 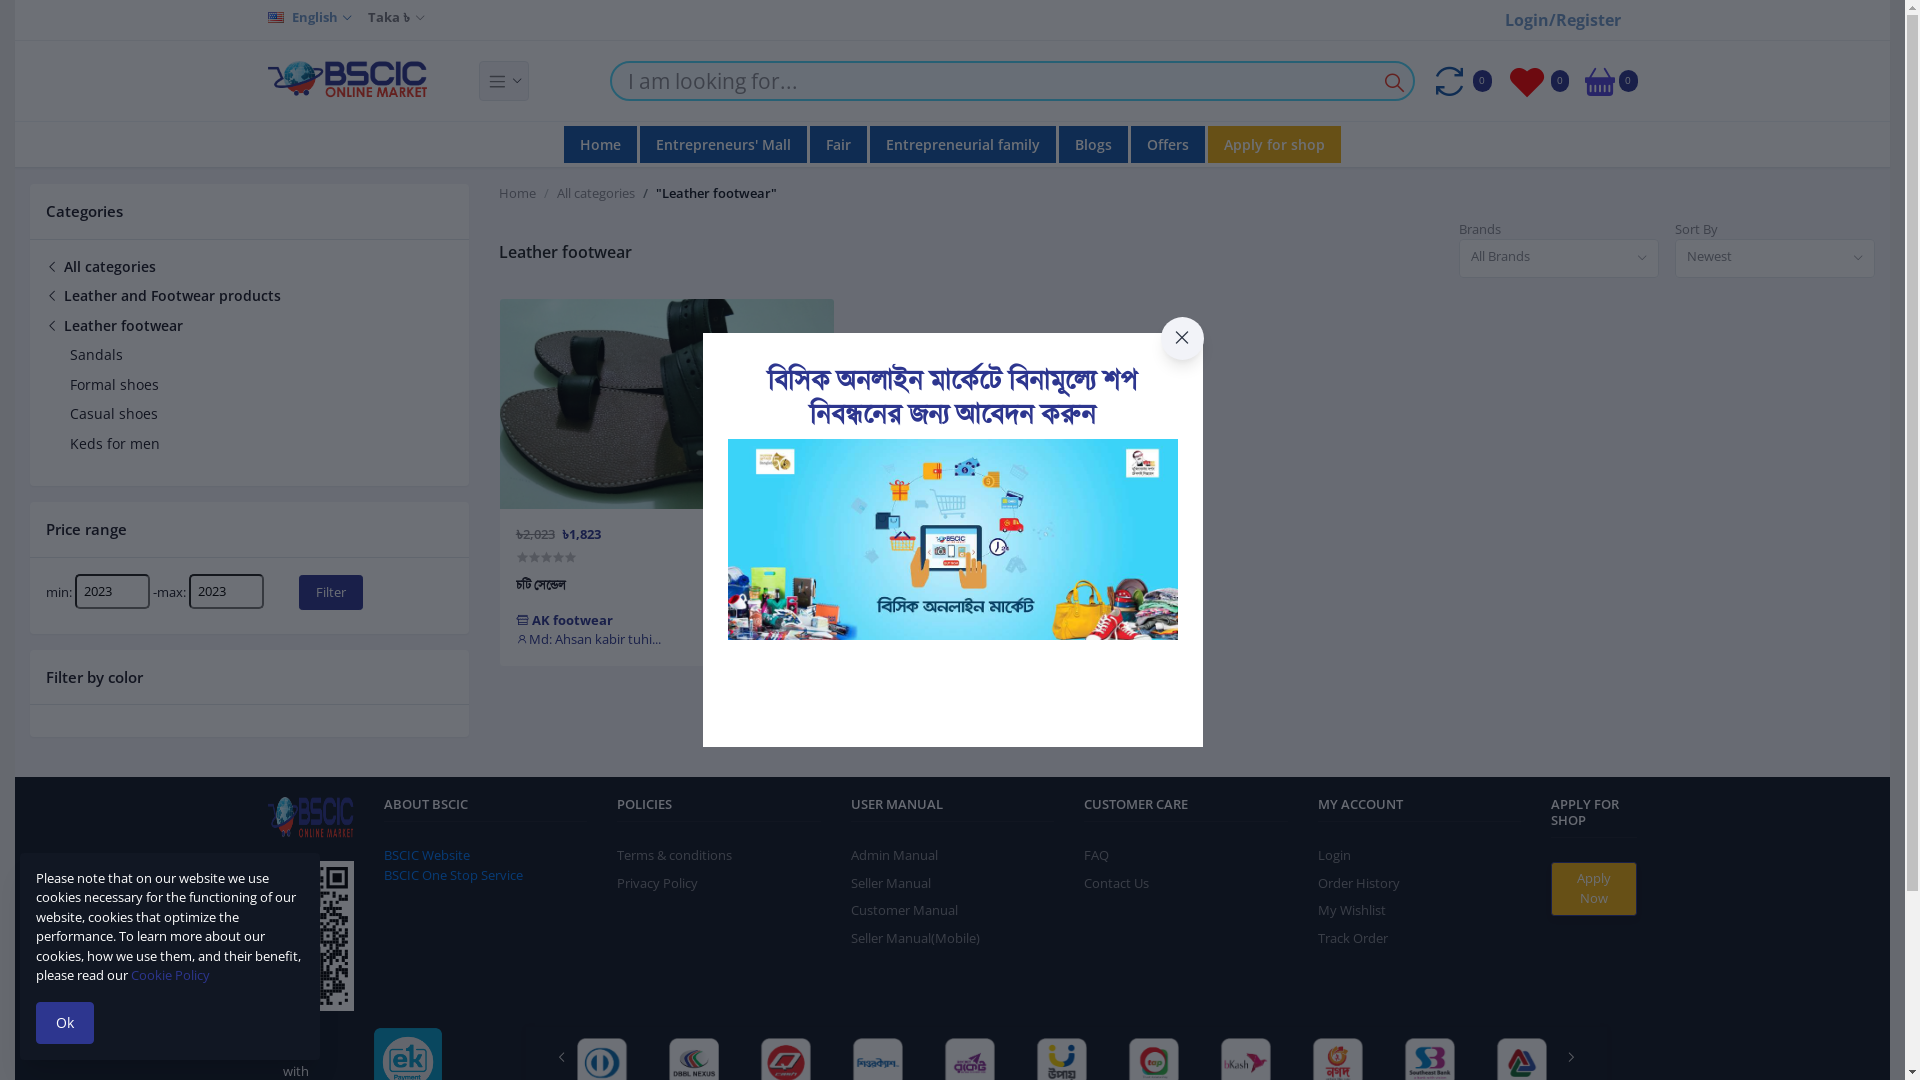 What do you see at coordinates (1352, 910) in the screenshot?
I see `'My Wishlist'` at bounding box center [1352, 910].